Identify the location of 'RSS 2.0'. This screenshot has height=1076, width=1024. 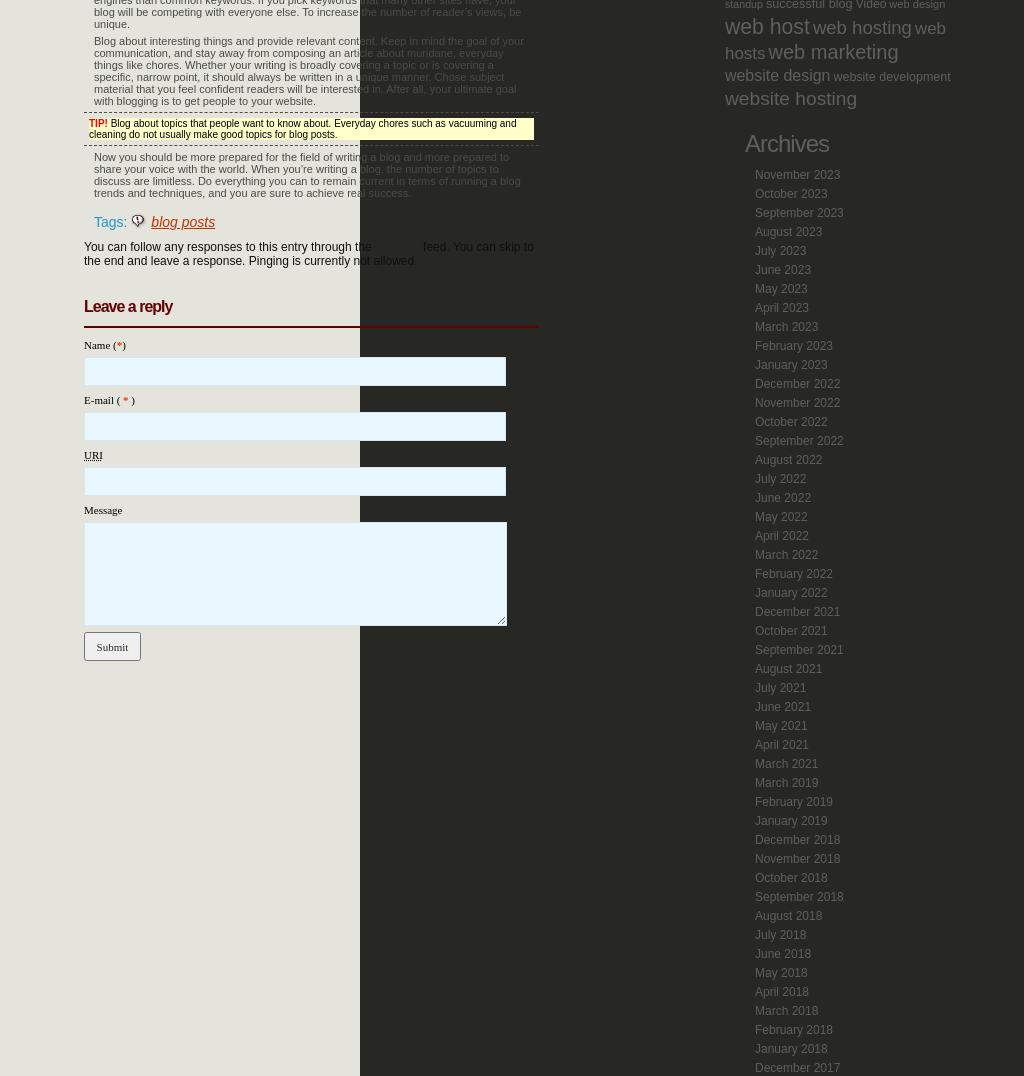
(396, 247).